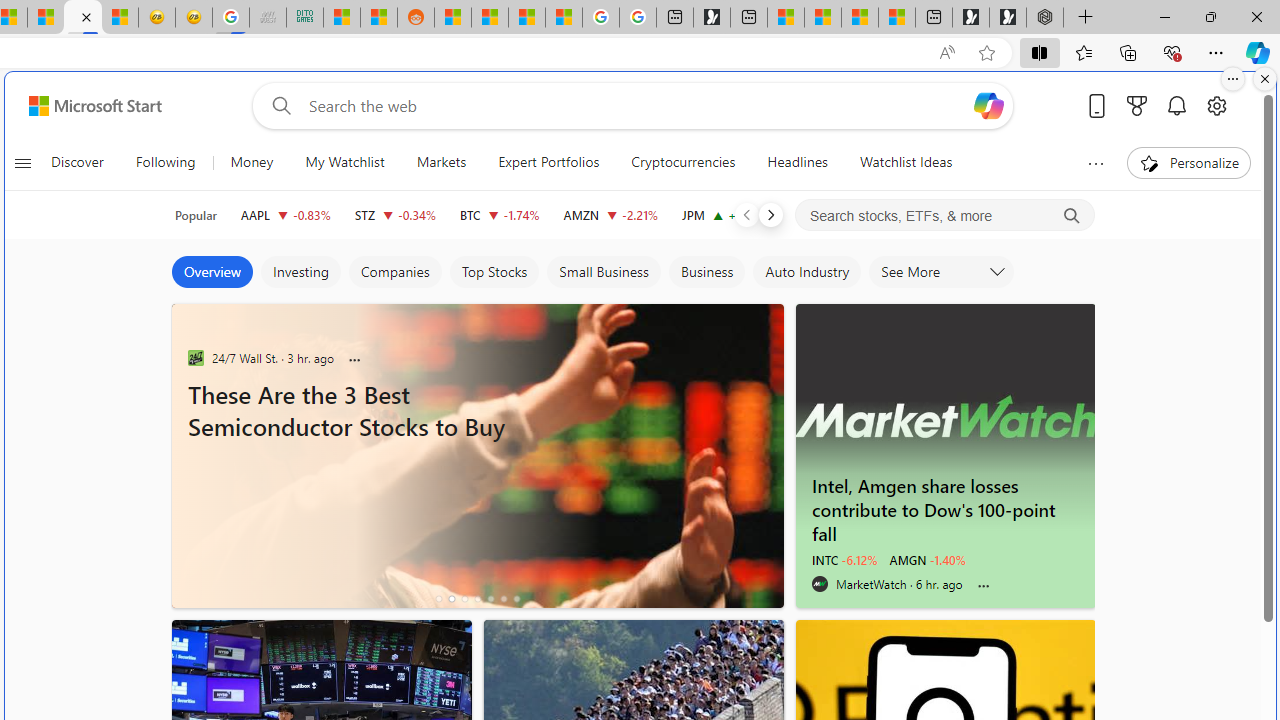 Image resolution: width=1280 pixels, height=720 pixels. I want to click on 'Business', so click(707, 272).